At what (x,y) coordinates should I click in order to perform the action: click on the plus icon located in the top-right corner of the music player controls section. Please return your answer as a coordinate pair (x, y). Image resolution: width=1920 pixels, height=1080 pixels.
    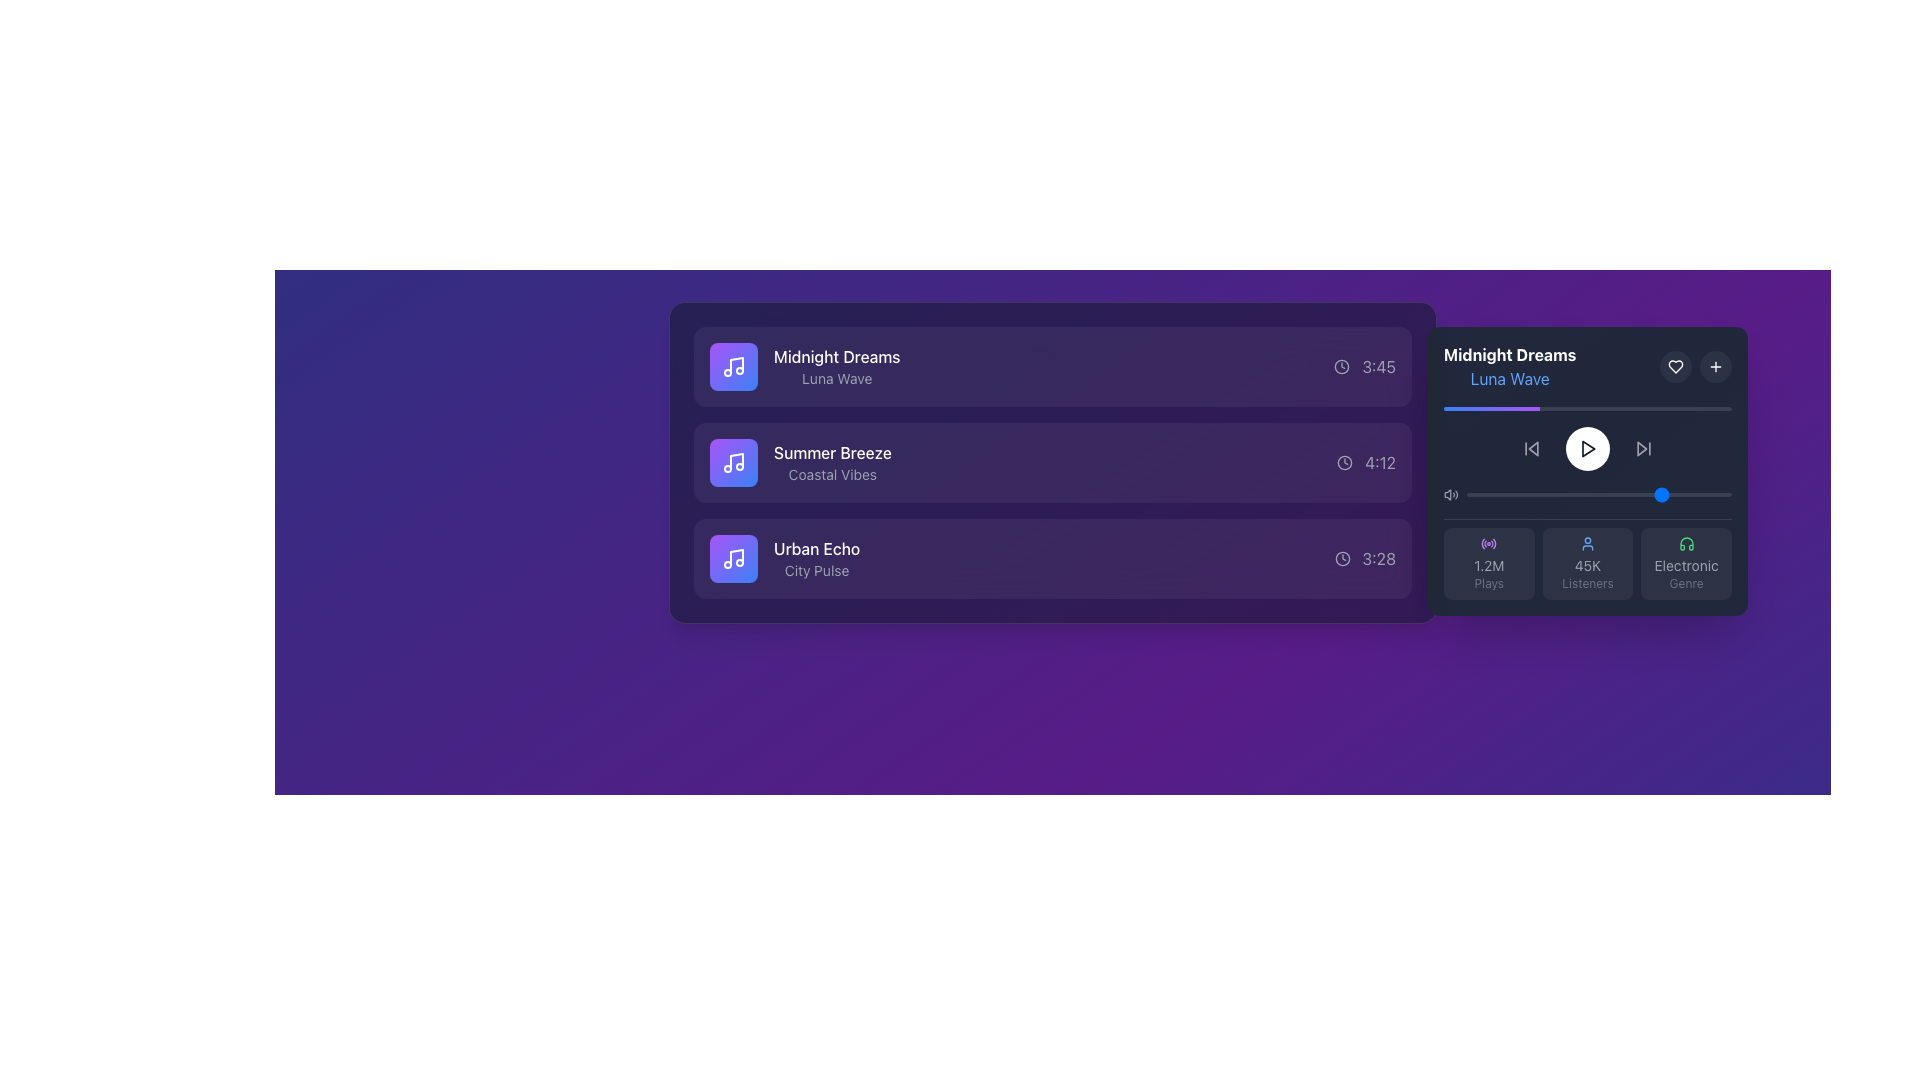
    Looking at the image, I should click on (1715, 366).